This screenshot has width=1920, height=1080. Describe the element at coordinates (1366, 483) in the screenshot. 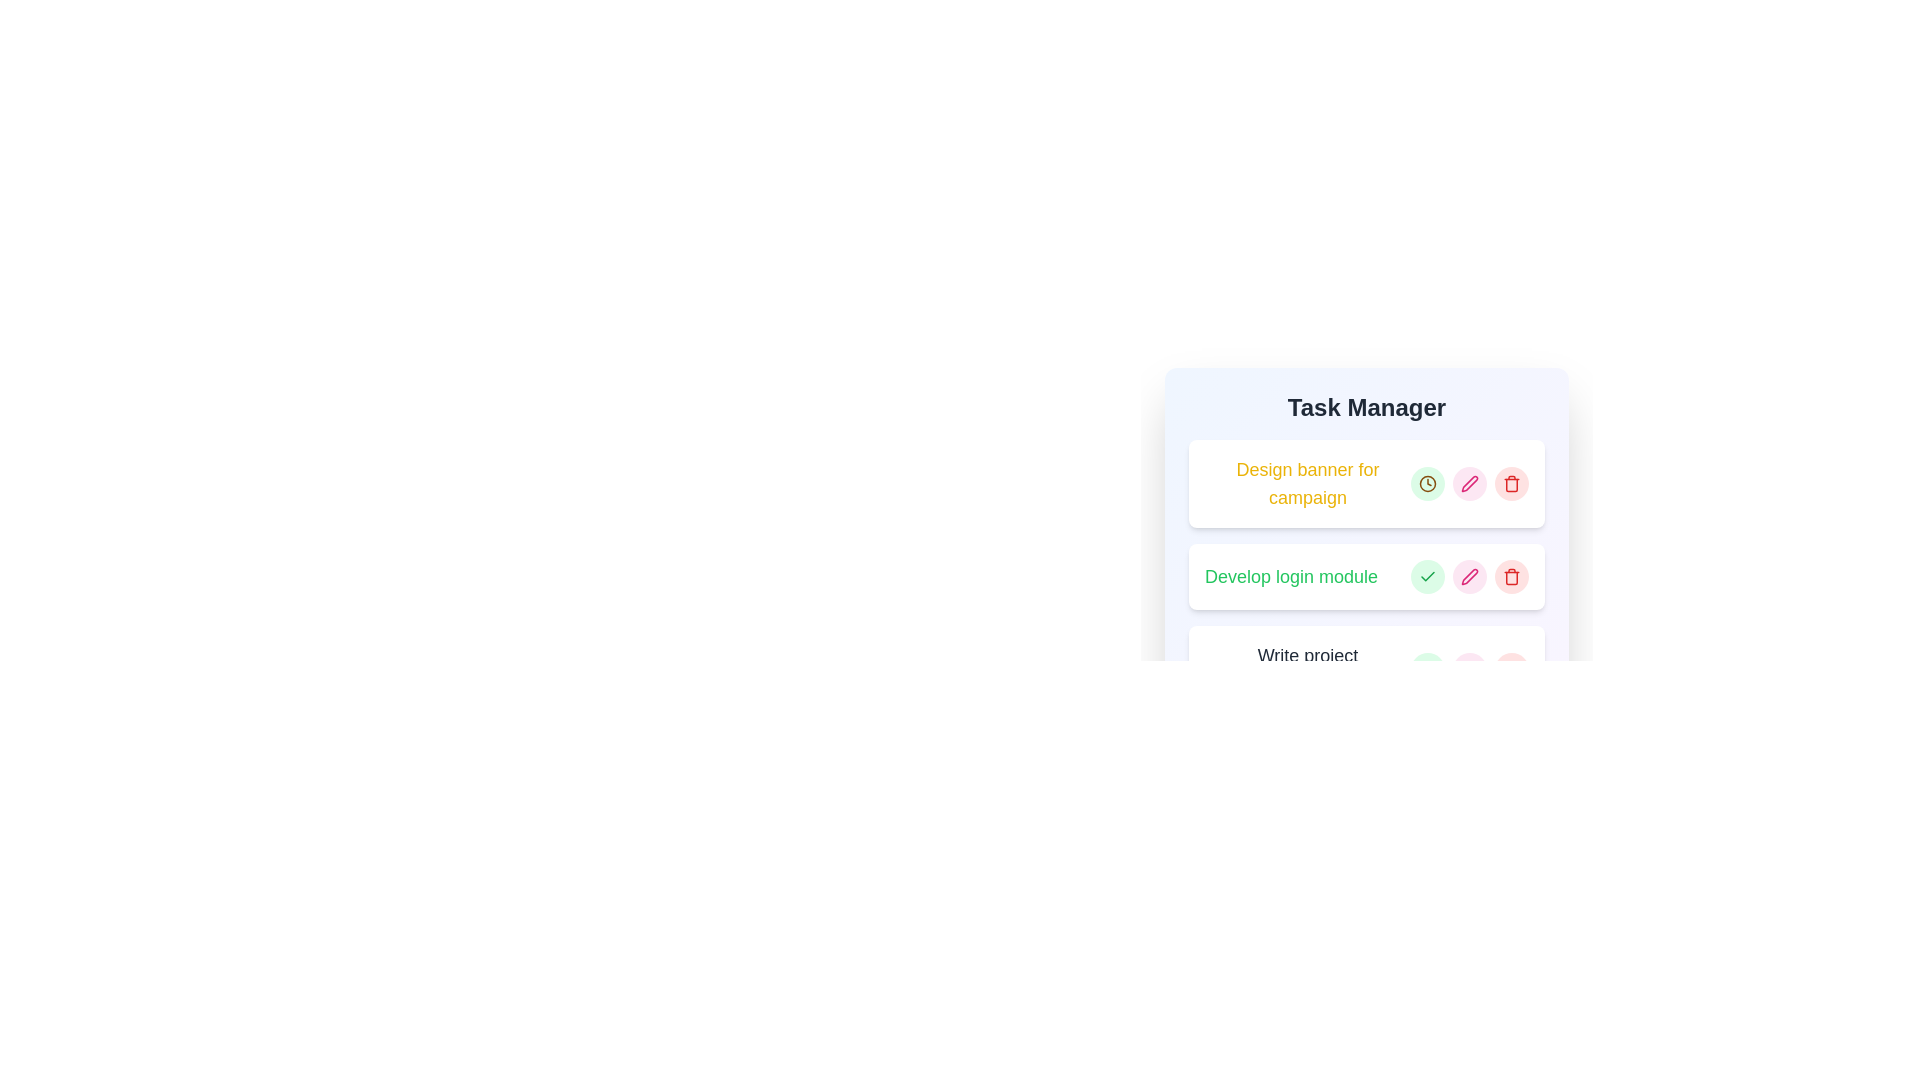

I see `text displayed in the Task card title, which is centered in a rectangular card with rounded corners at the top of a vertical list` at that location.